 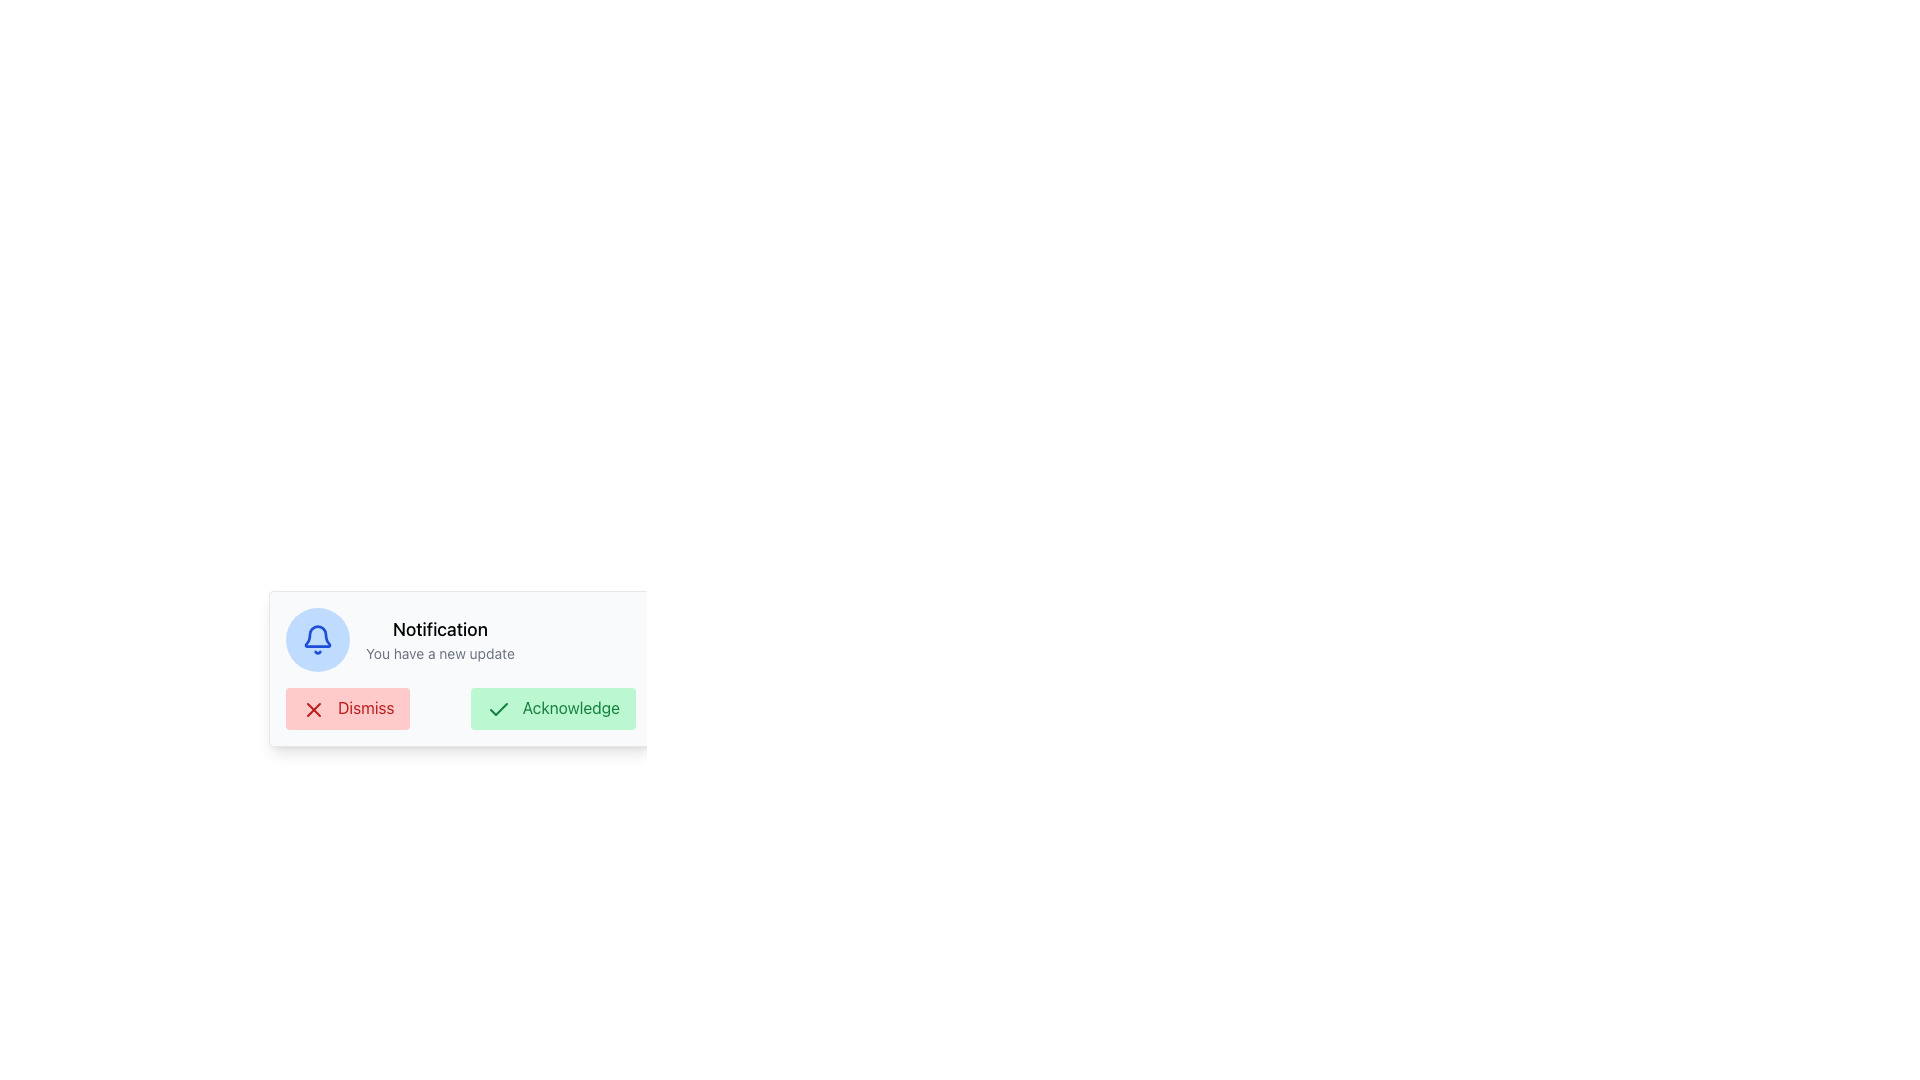 What do you see at coordinates (553, 707) in the screenshot?
I see `the second button in the horizontal button group located to the right of the 'Dismiss' button in the notification panel` at bounding box center [553, 707].